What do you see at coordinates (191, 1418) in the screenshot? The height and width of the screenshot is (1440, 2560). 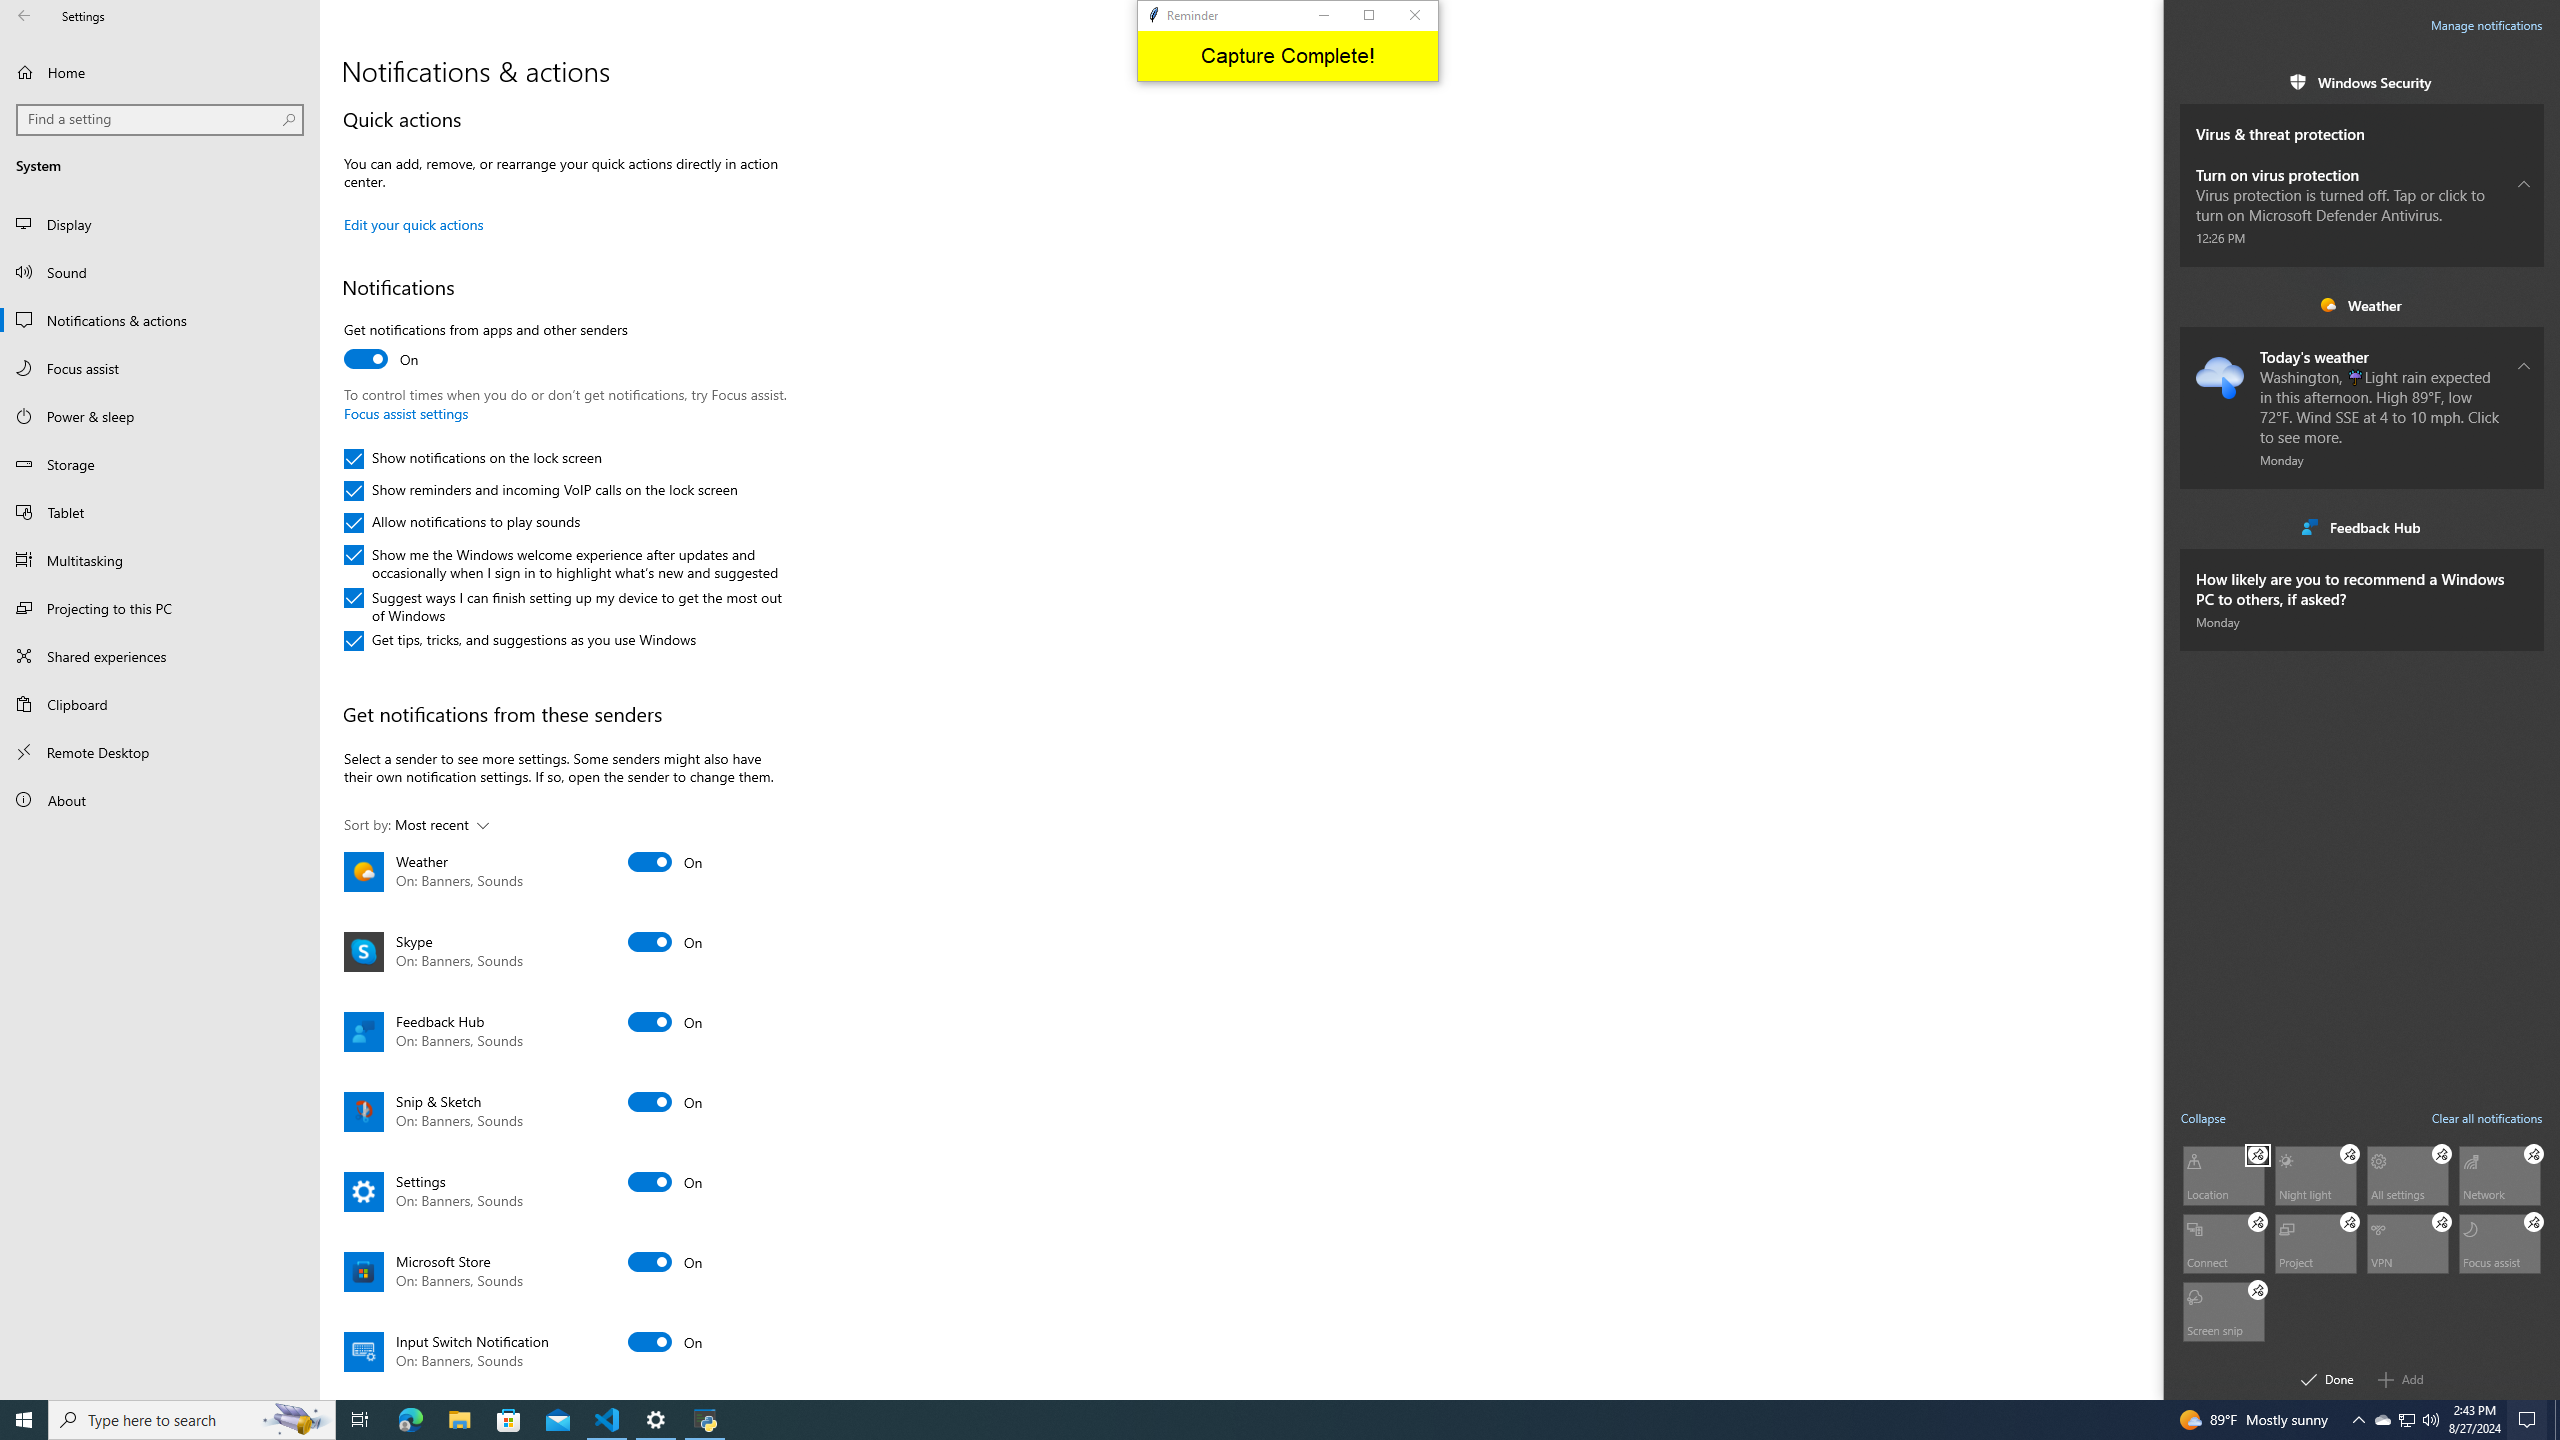 I see `'Type here to search'` at bounding box center [191, 1418].